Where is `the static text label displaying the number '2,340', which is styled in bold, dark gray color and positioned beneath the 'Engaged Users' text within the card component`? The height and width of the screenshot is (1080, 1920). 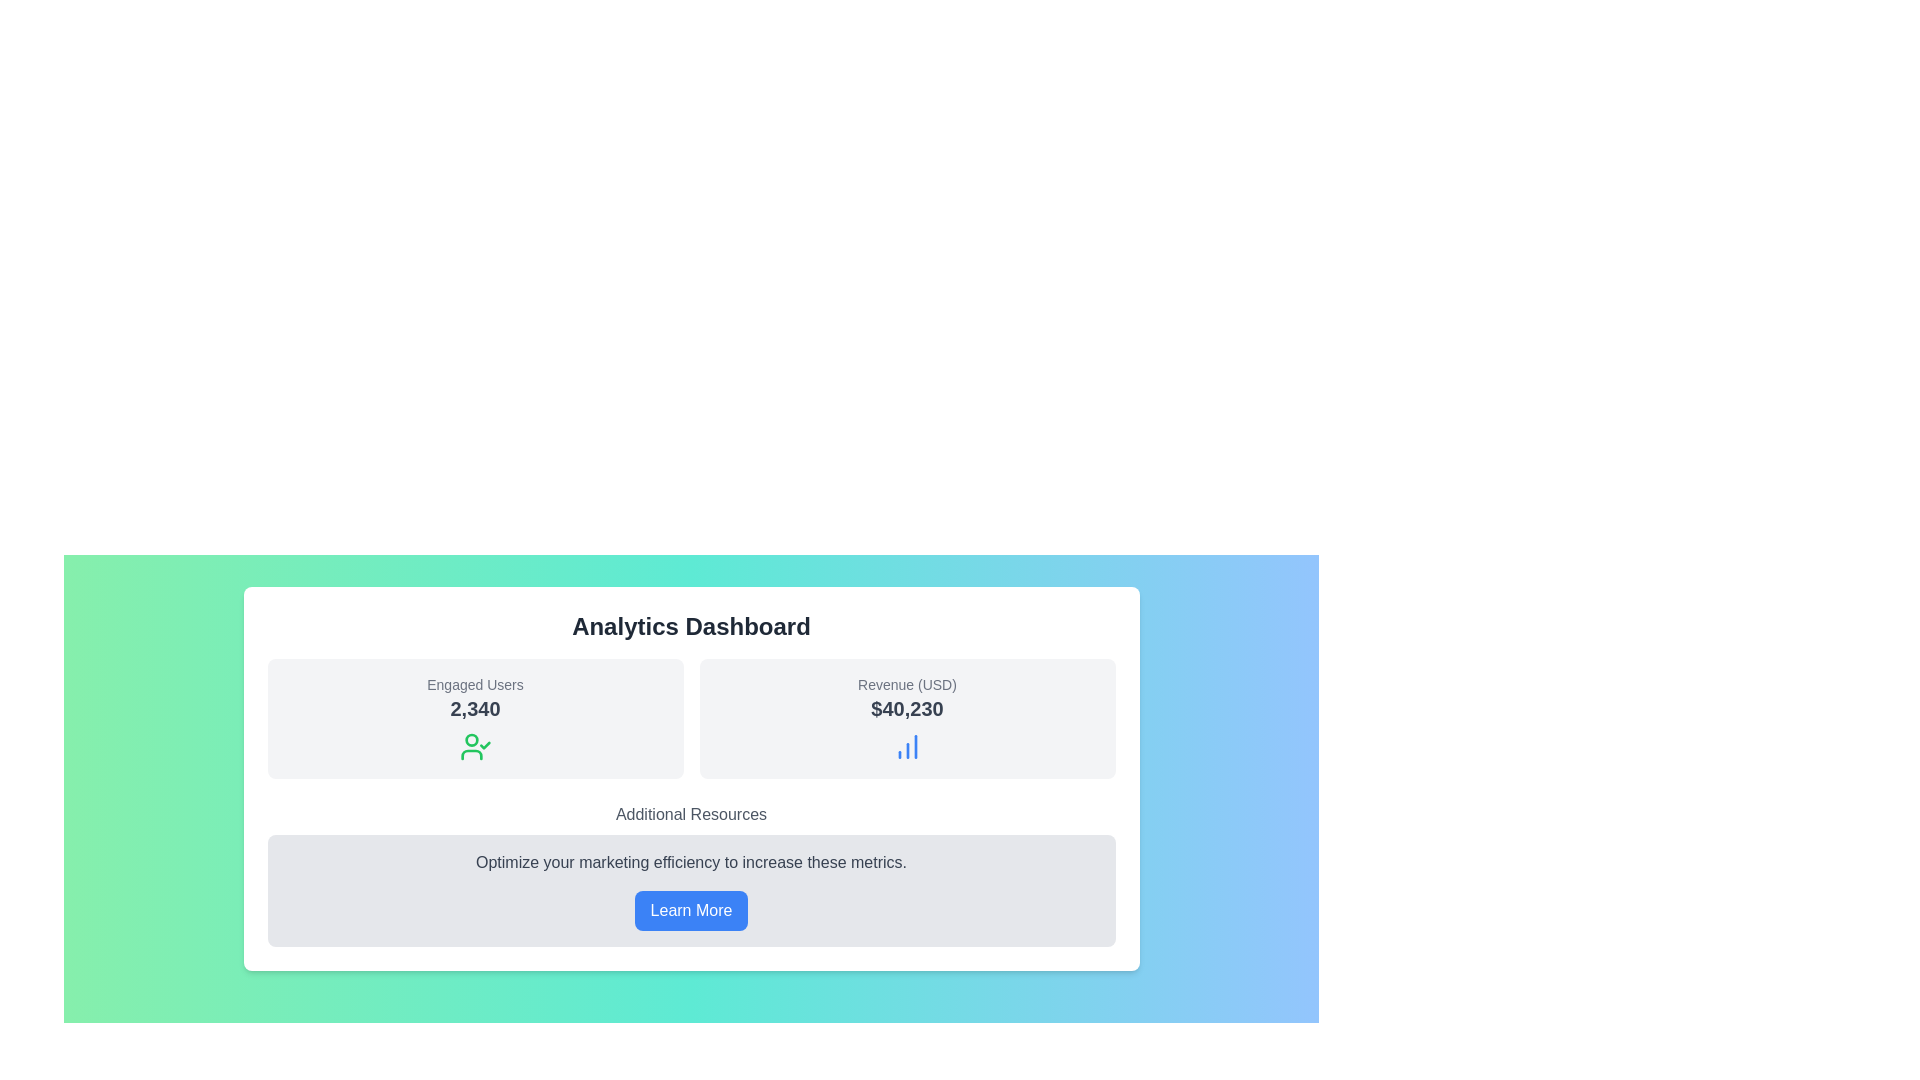
the static text label displaying the number '2,340', which is styled in bold, dark gray color and positioned beneath the 'Engaged Users' text within the card component is located at coordinates (474, 708).